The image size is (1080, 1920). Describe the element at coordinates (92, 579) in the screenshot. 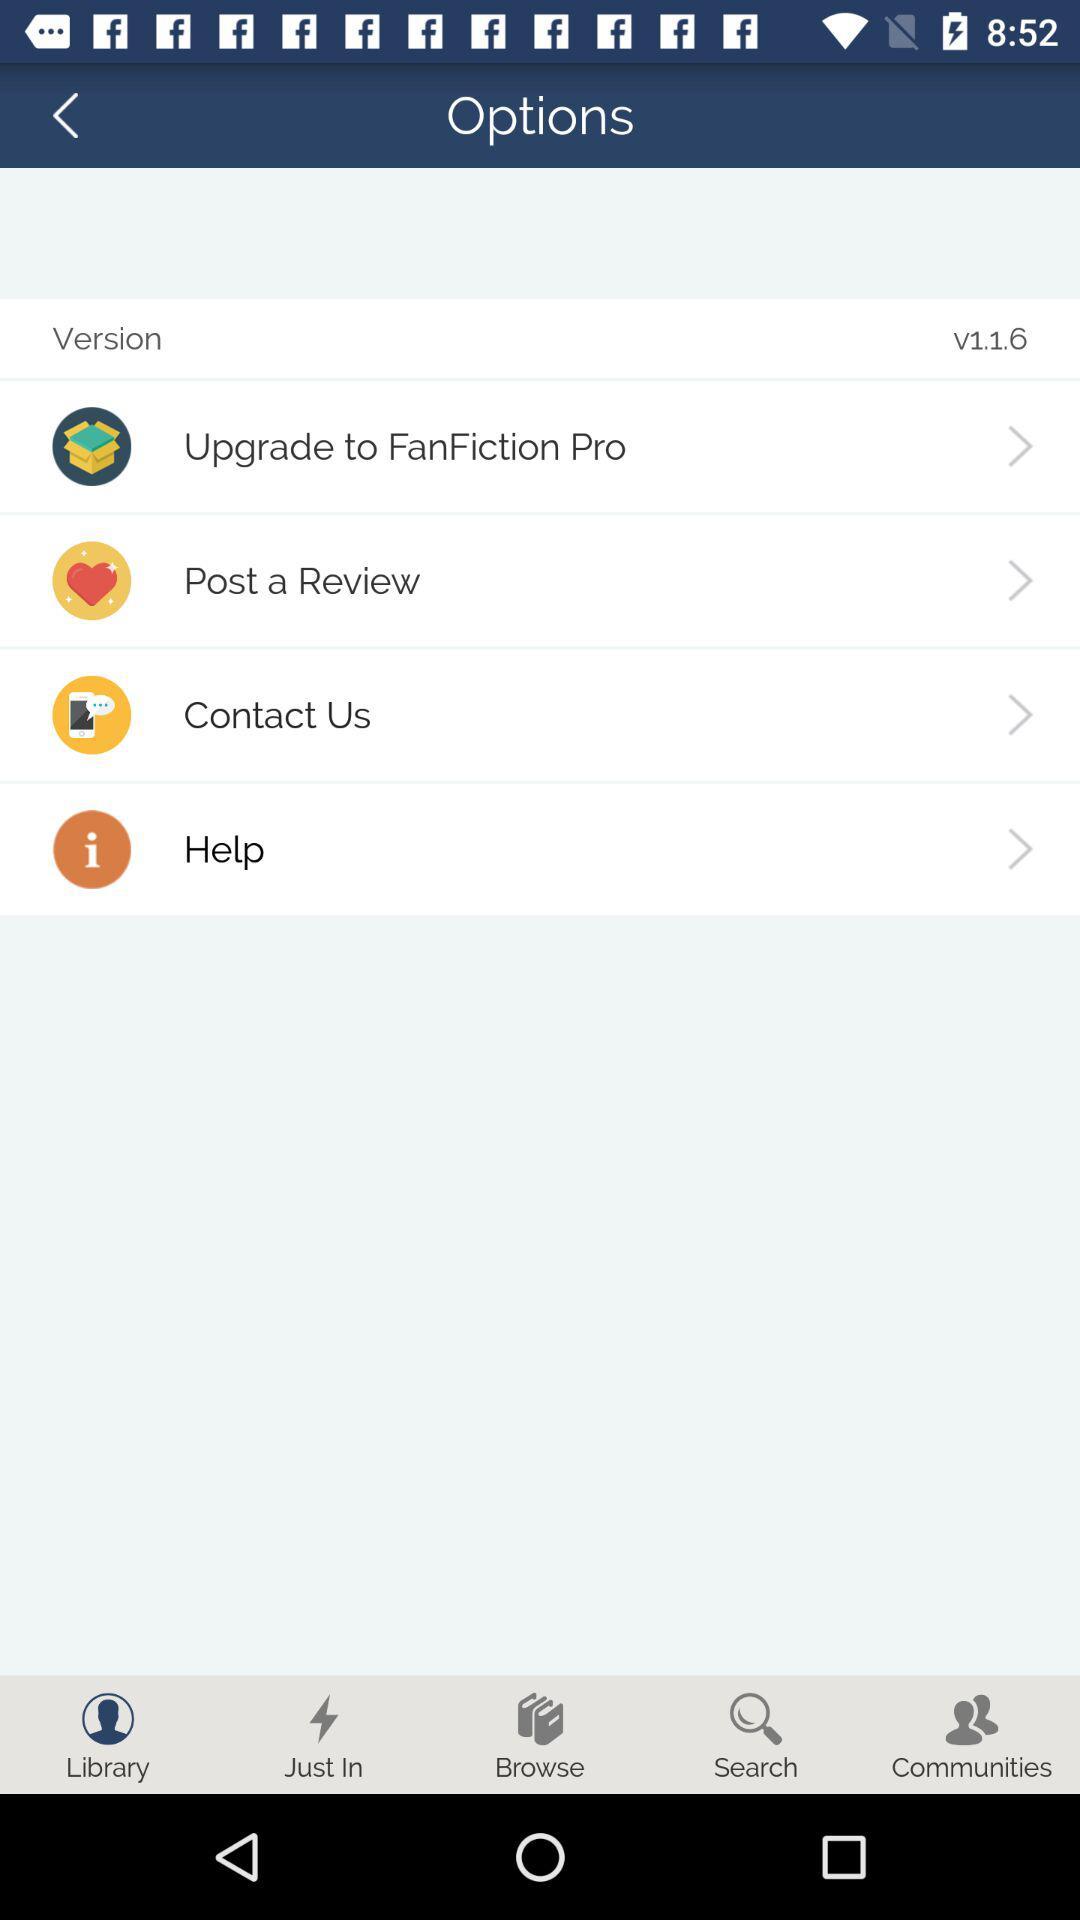

I see `icon on the left side of post a review` at that location.